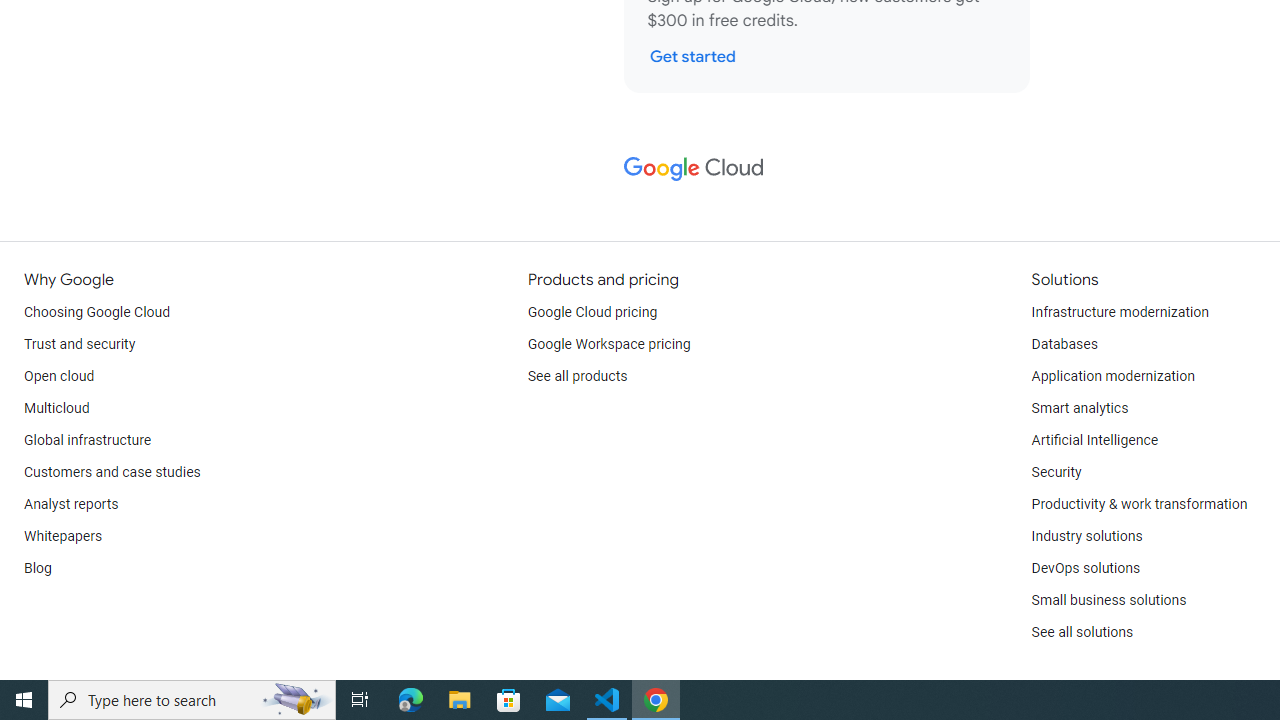 The image size is (1280, 720). Describe the element at coordinates (1120, 312) in the screenshot. I see `'Infrastructure modernization'` at that location.